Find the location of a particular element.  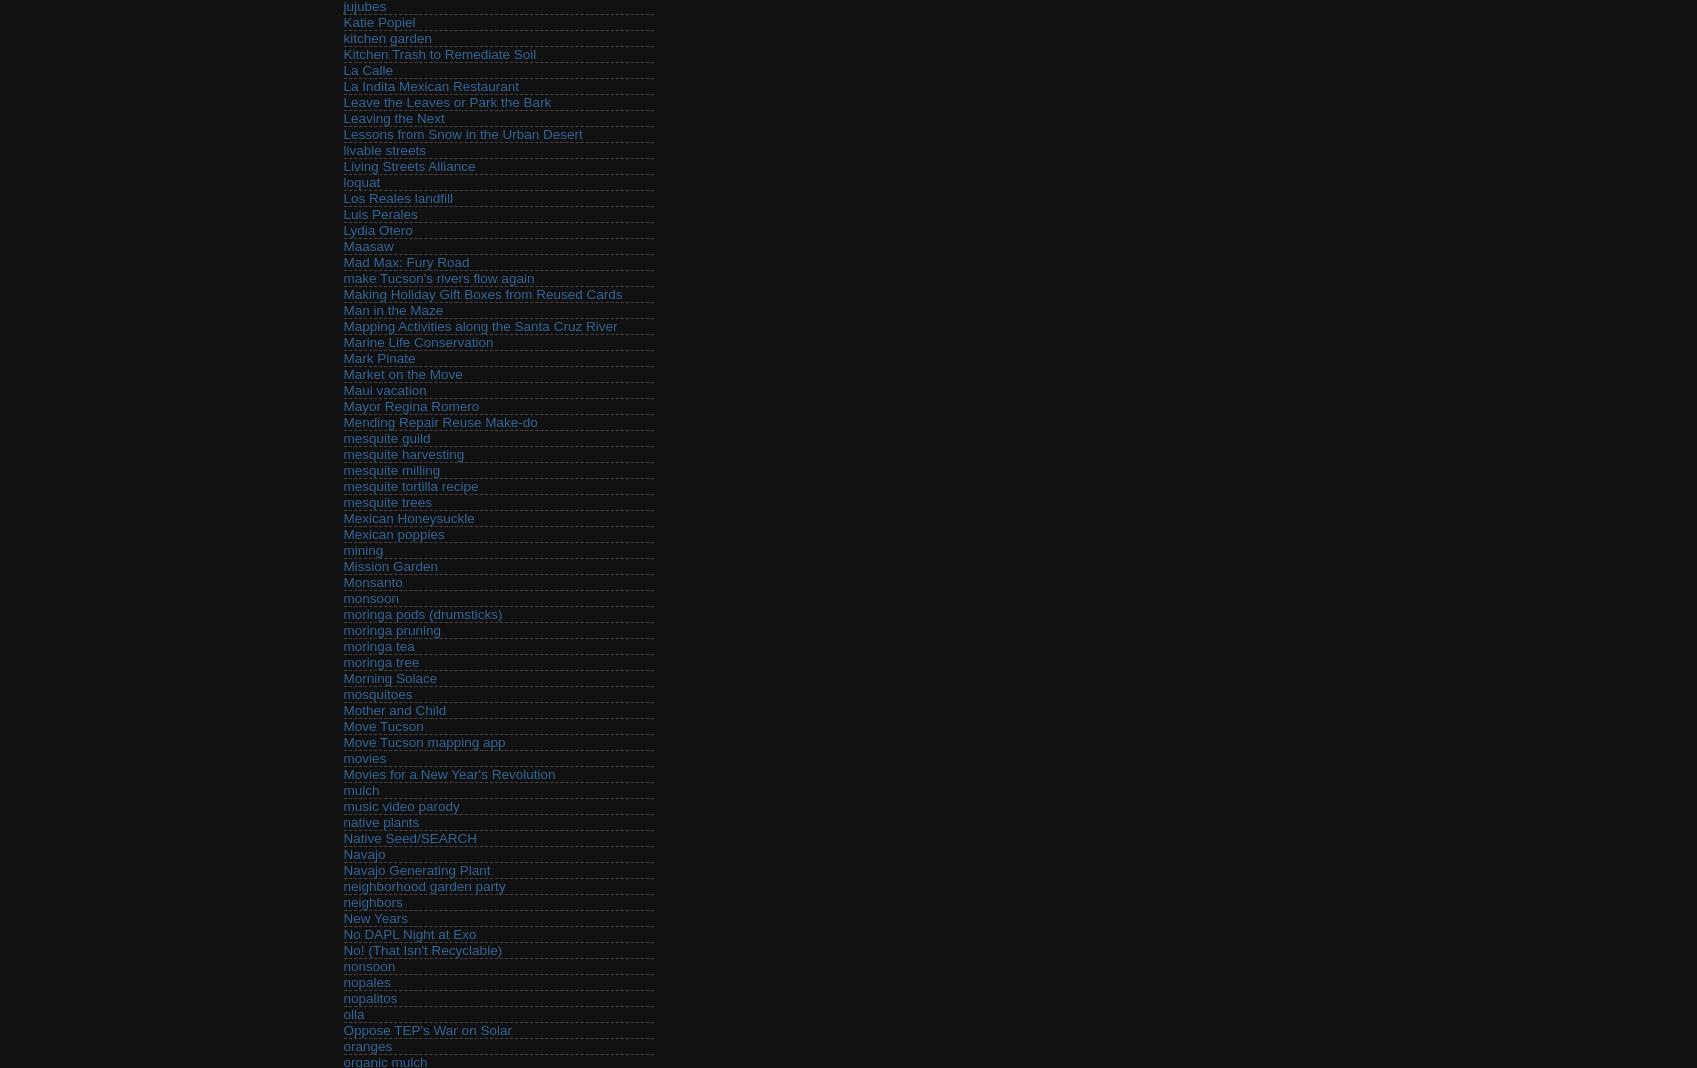

'movies' is located at coordinates (364, 758).